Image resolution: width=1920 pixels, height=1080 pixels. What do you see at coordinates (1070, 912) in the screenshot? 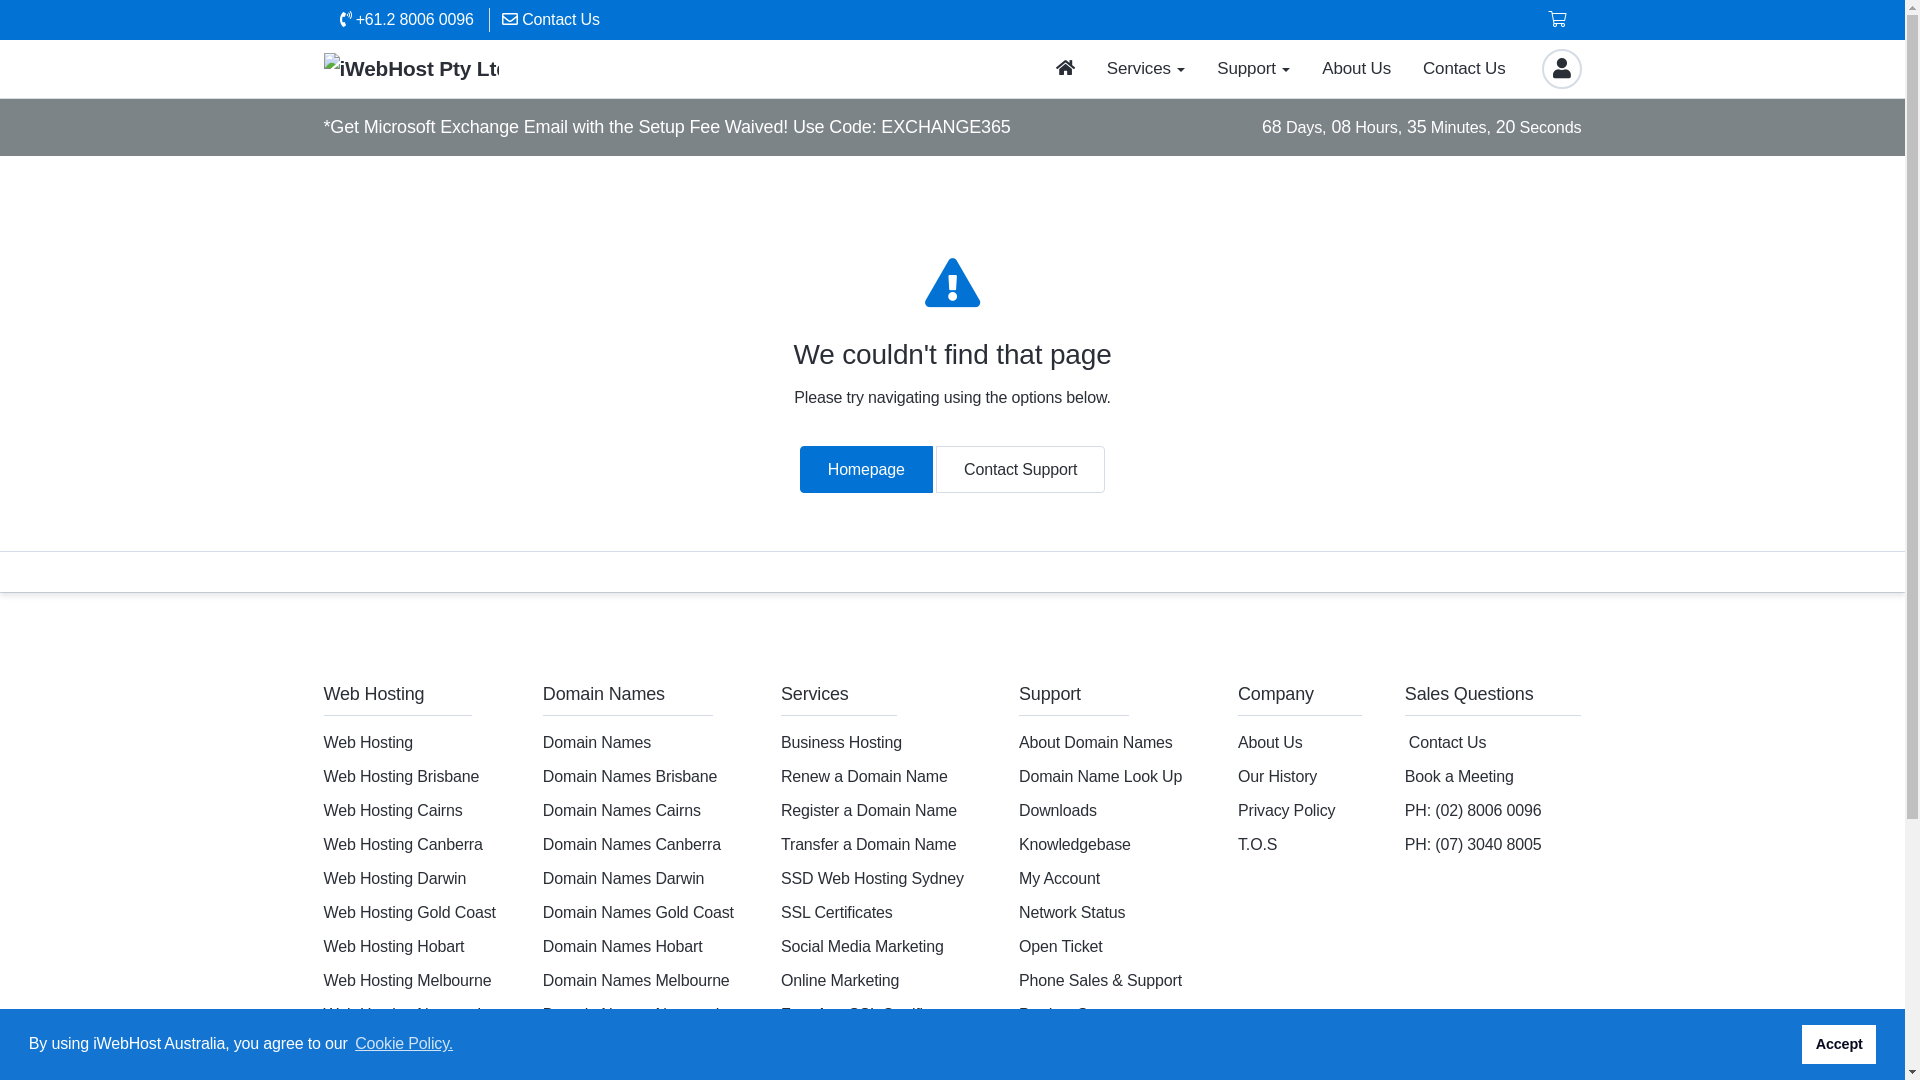
I see `'Network Status'` at bounding box center [1070, 912].